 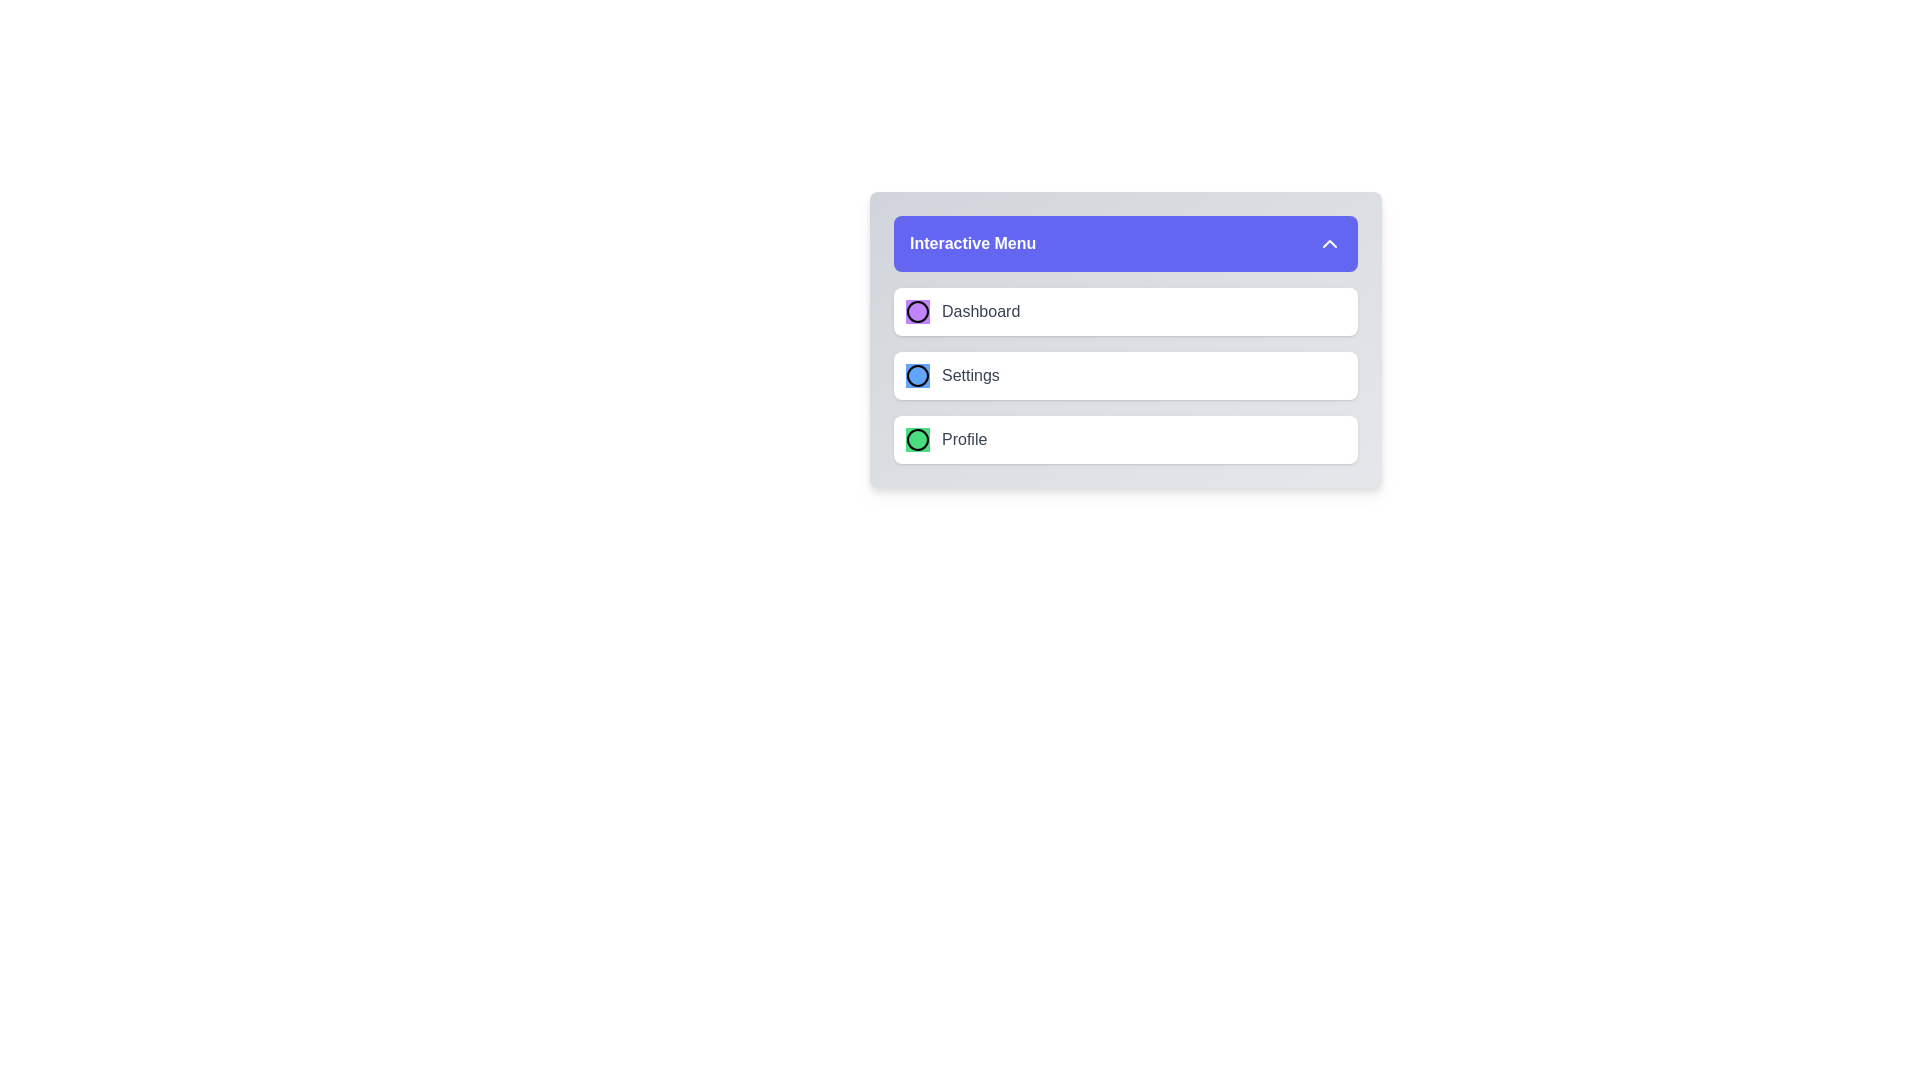 I want to click on the menu item Profile from the EnhancedMenu, so click(x=1126, y=438).